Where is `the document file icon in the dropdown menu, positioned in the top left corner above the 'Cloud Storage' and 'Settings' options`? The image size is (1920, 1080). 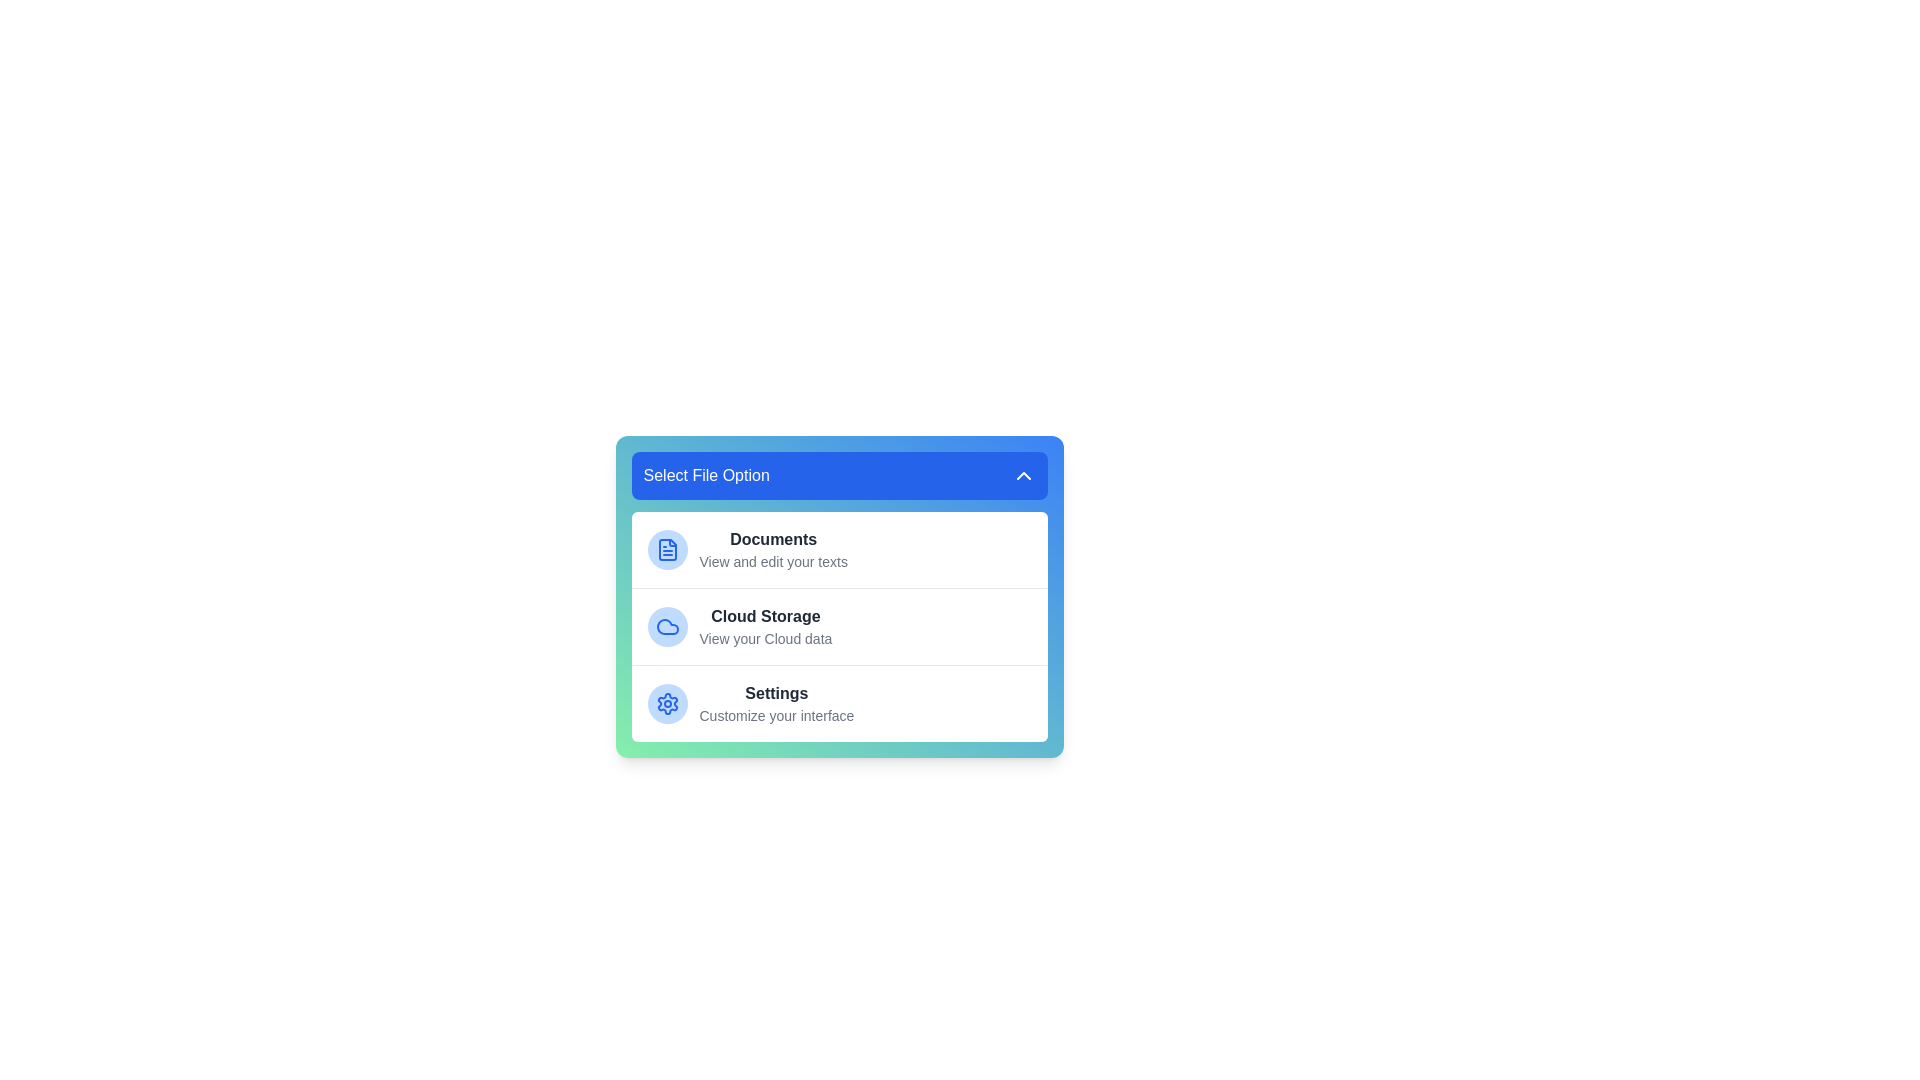
the document file icon in the dropdown menu, positioned in the top left corner above the 'Cloud Storage' and 'Settings' options is located at coordinates (667, 550).